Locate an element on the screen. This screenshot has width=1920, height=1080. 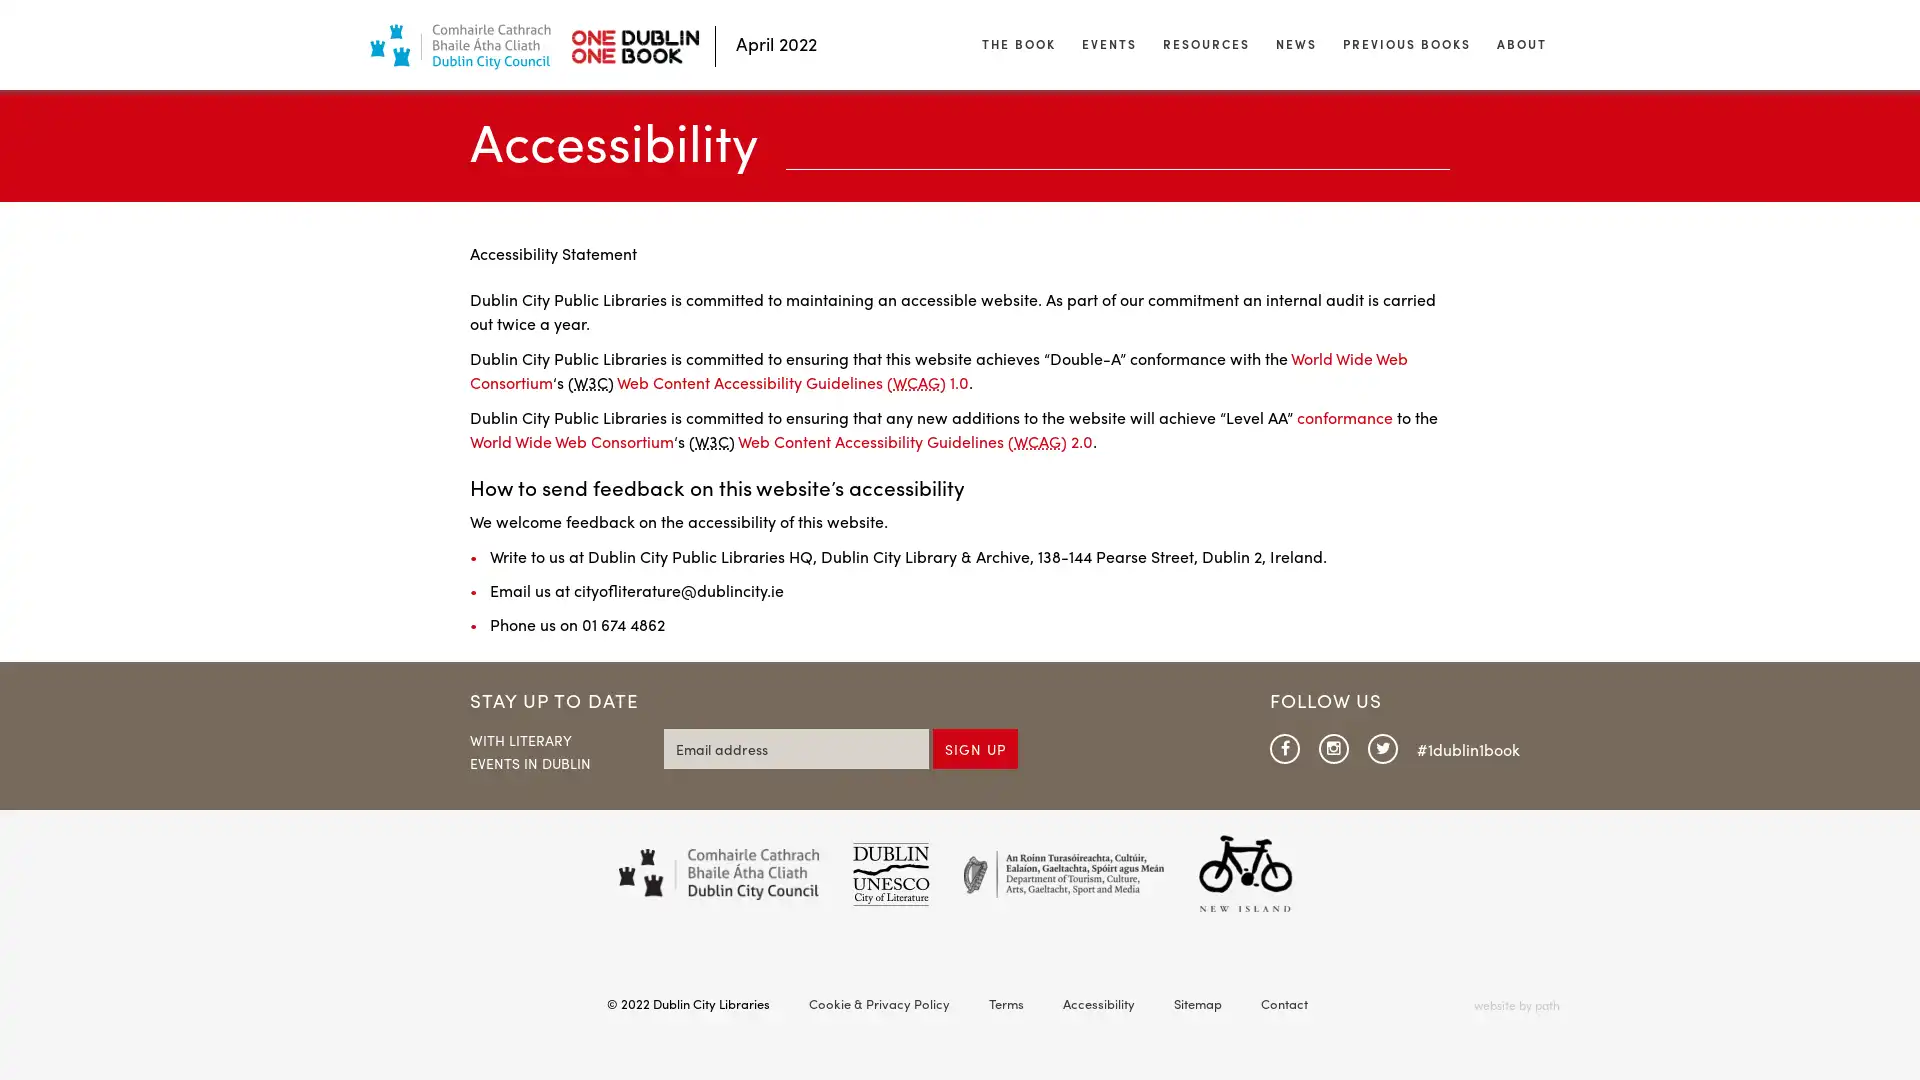
Sign Up is located at coordinates (975, 748).